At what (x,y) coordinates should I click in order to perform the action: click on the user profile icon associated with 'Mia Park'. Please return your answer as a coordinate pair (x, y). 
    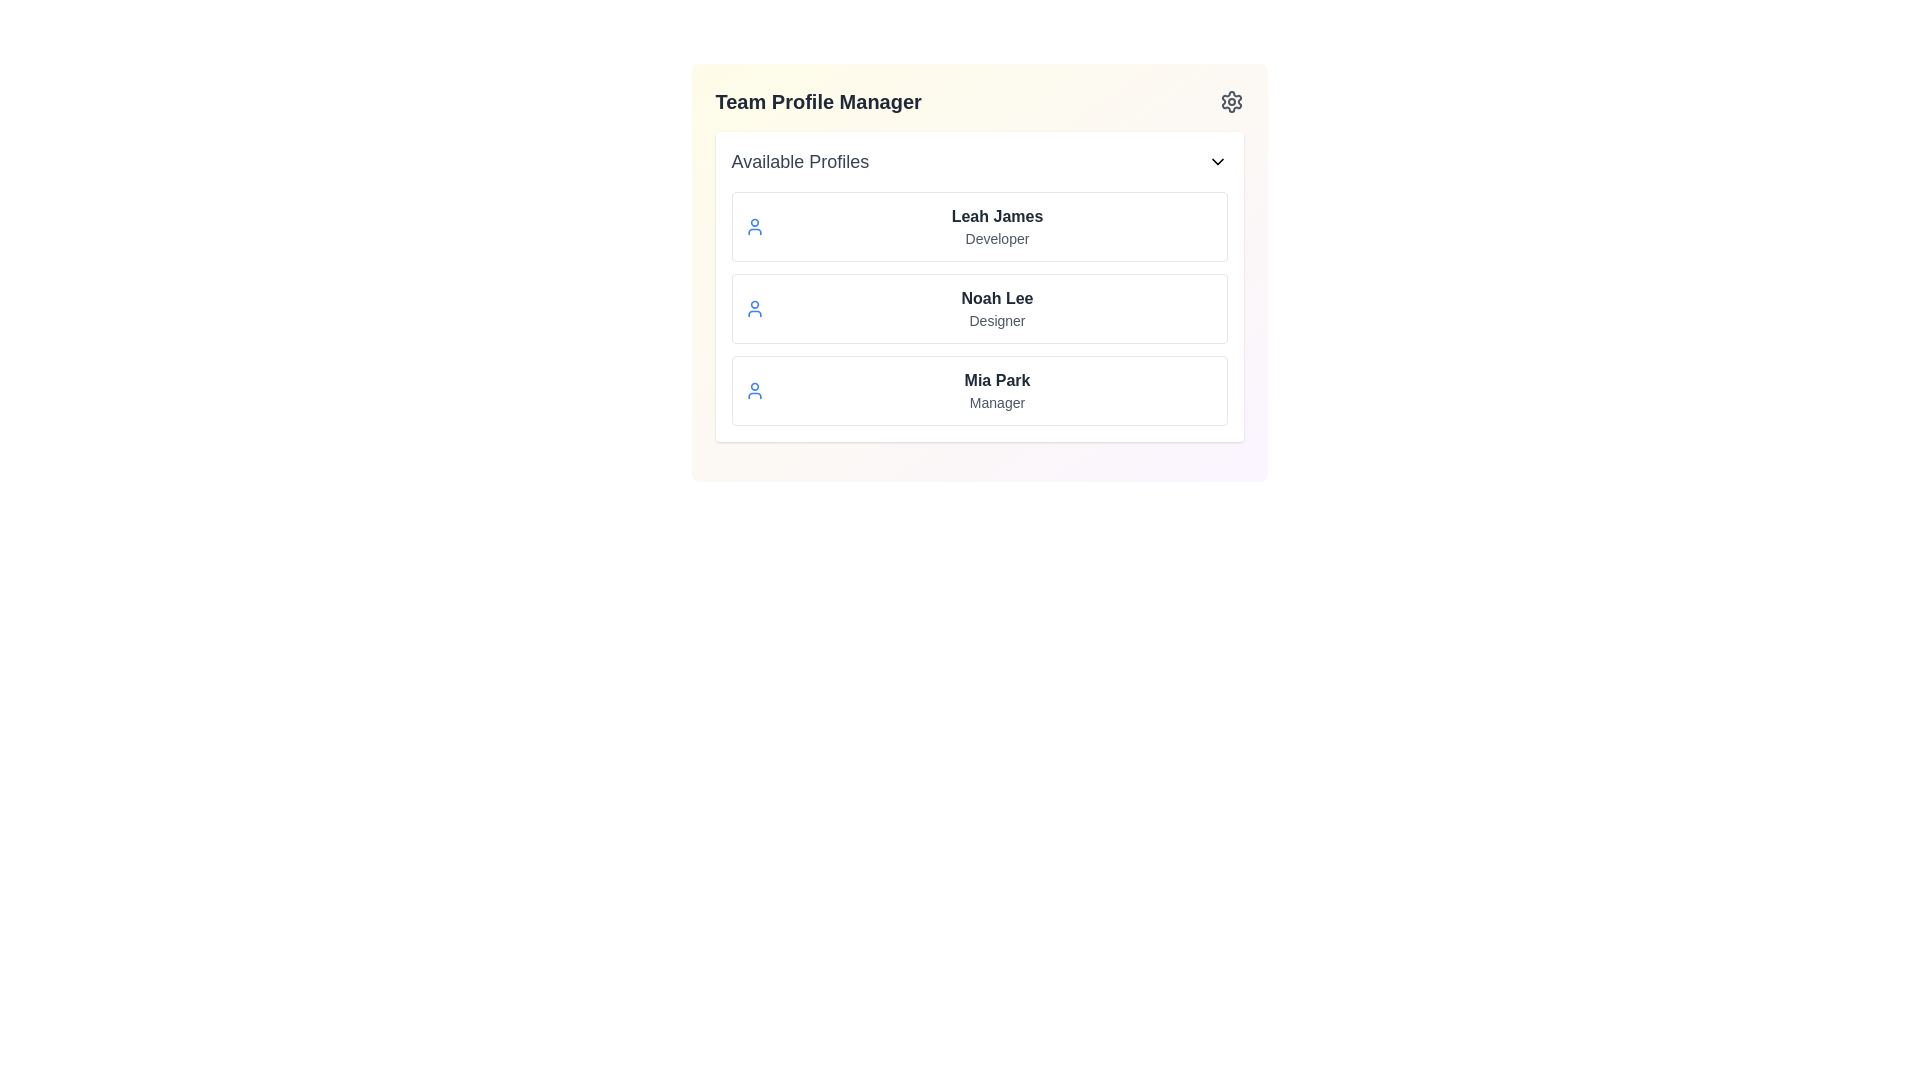
    Looking at the image, I should click on (753, 390).